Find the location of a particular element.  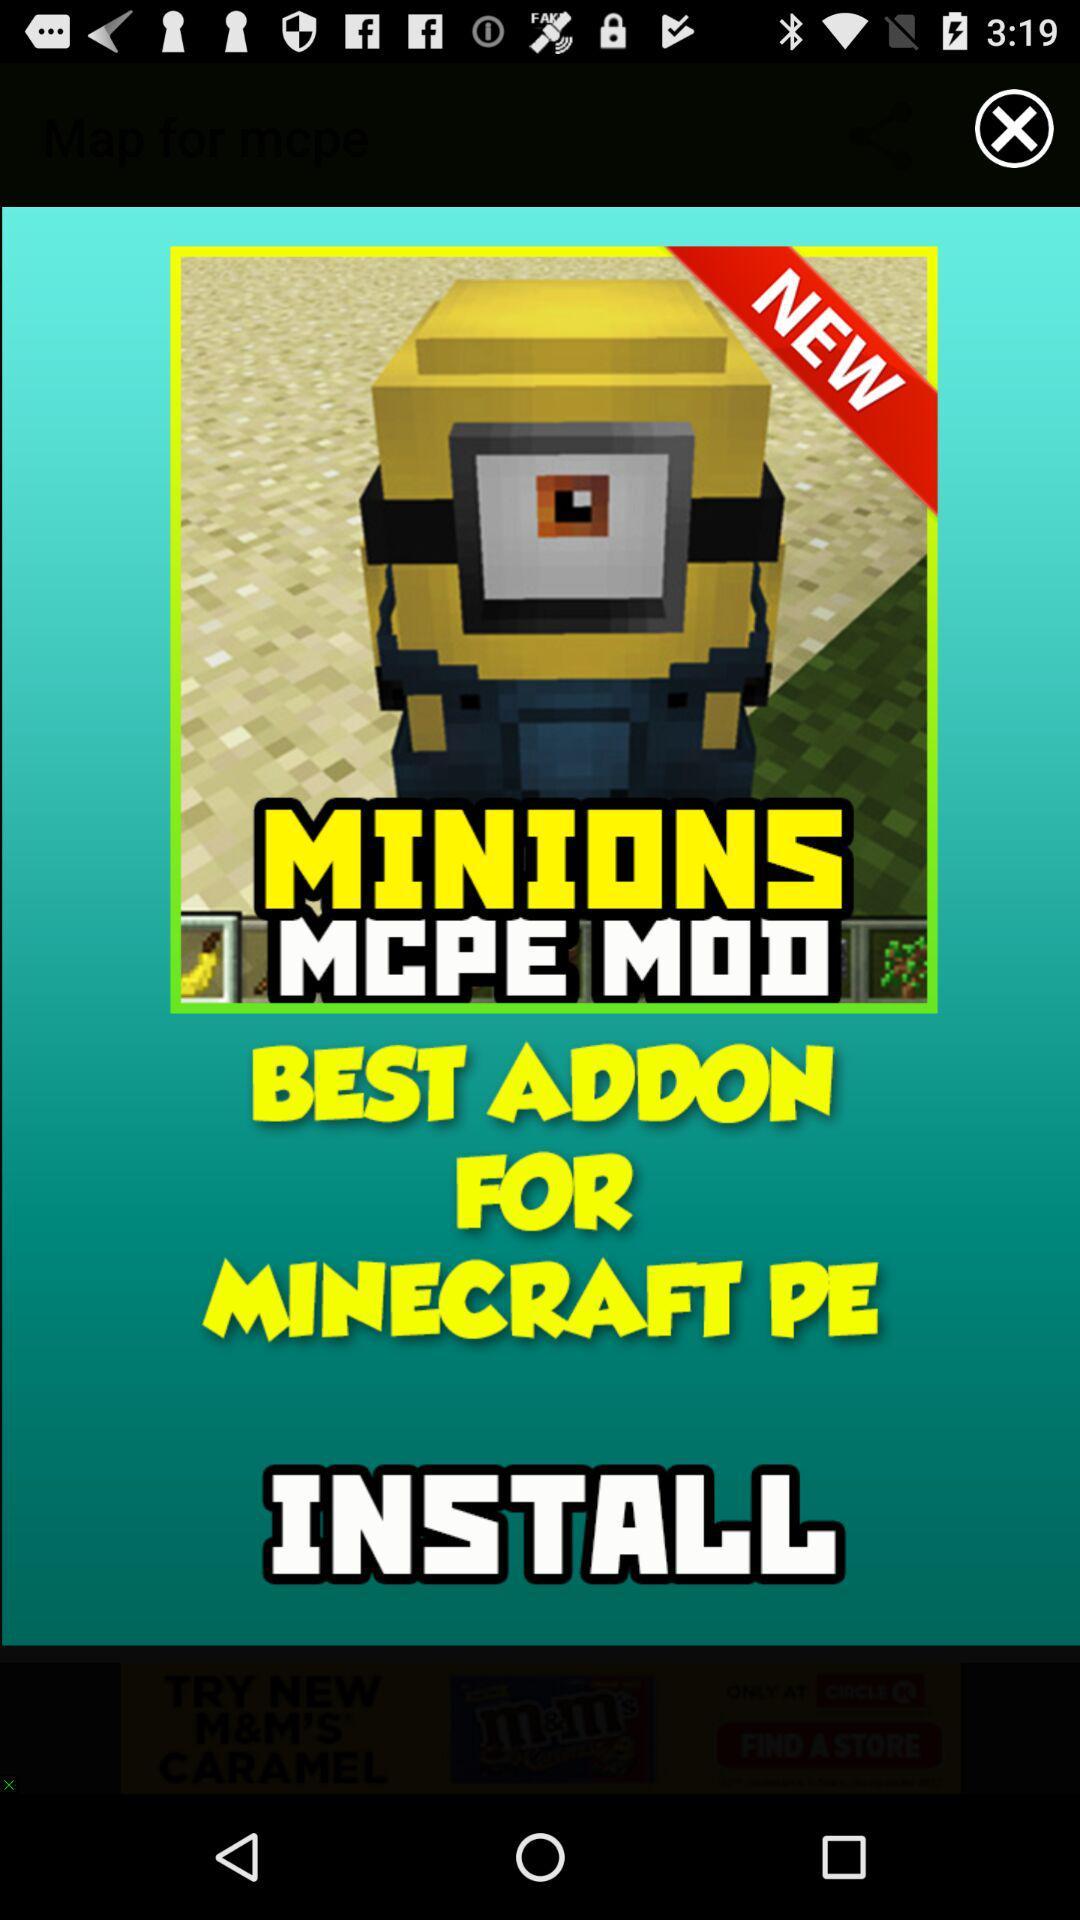

close is located at coordinates (1014, 127).